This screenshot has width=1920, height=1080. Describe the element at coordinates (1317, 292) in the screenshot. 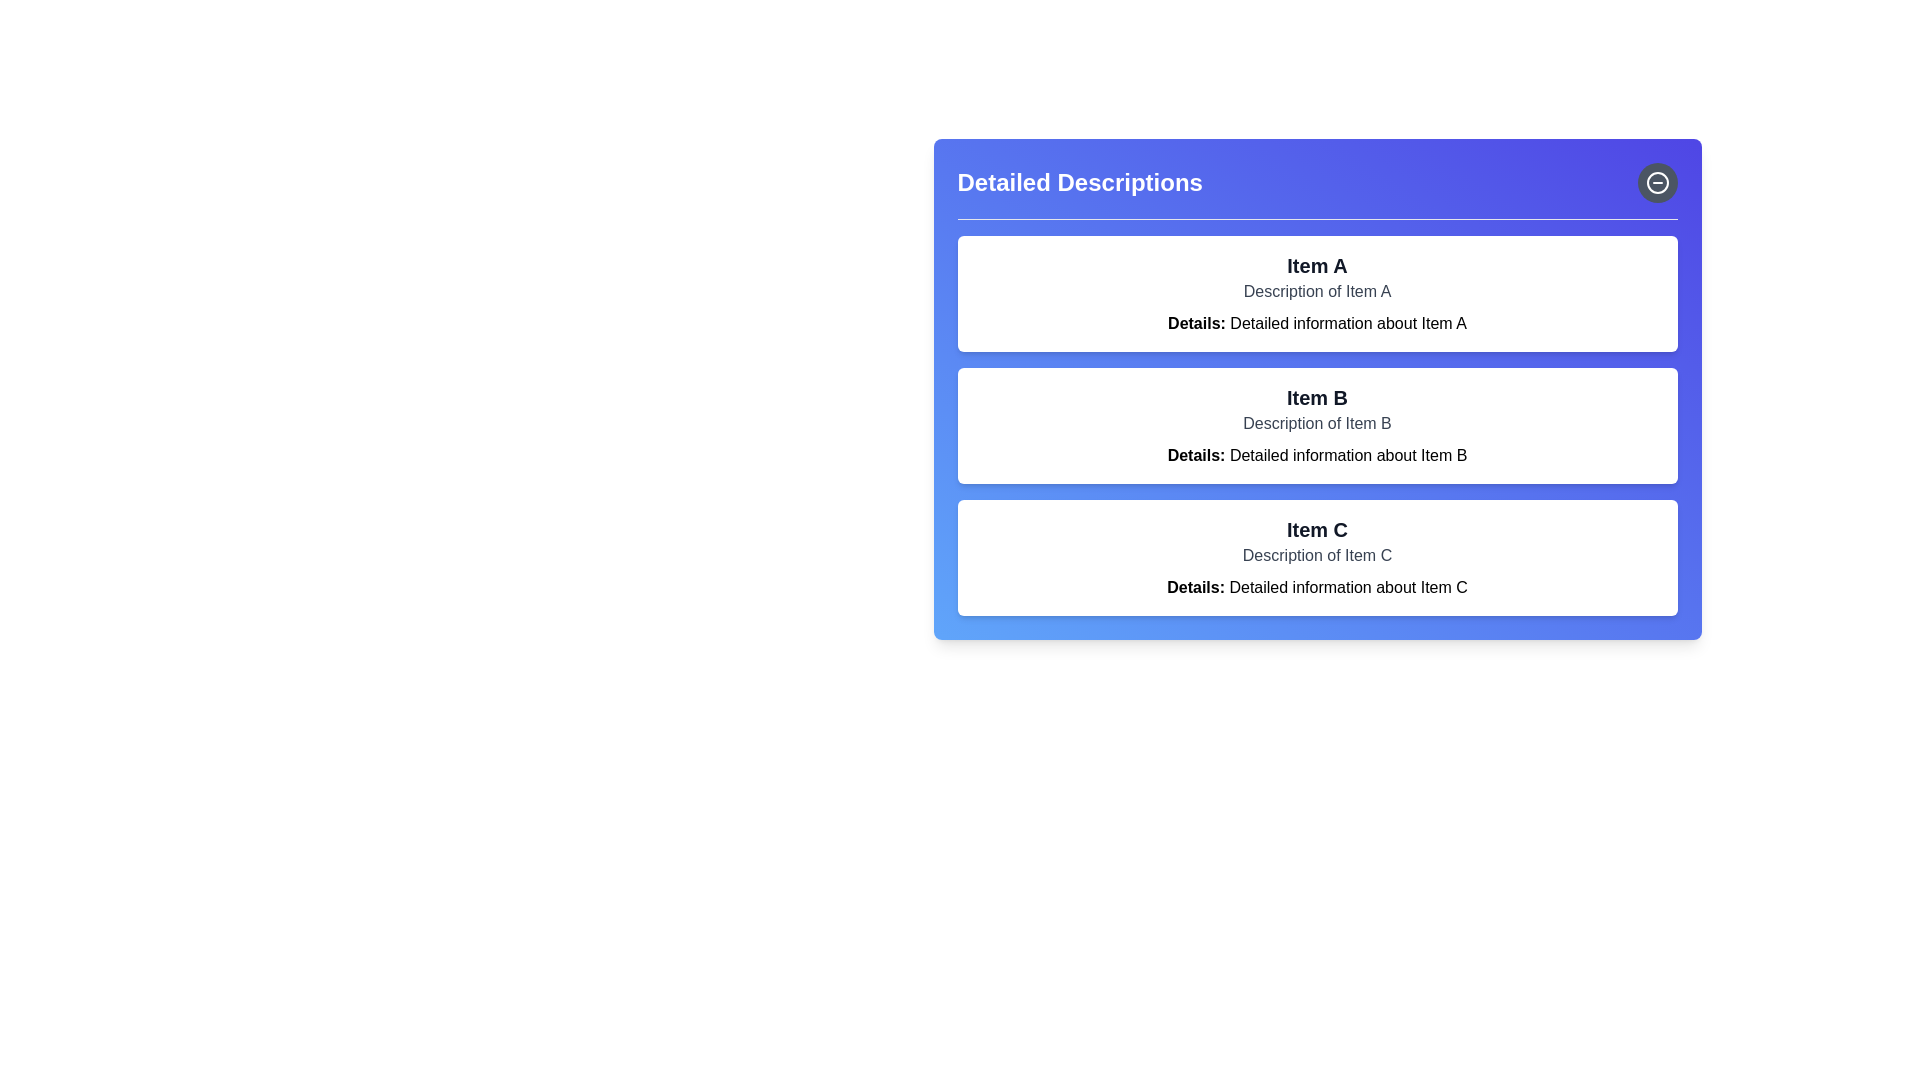

I see `the descriptive text about 'Item A' located within the first card element, positioned above the 'Details:' section` at that location.